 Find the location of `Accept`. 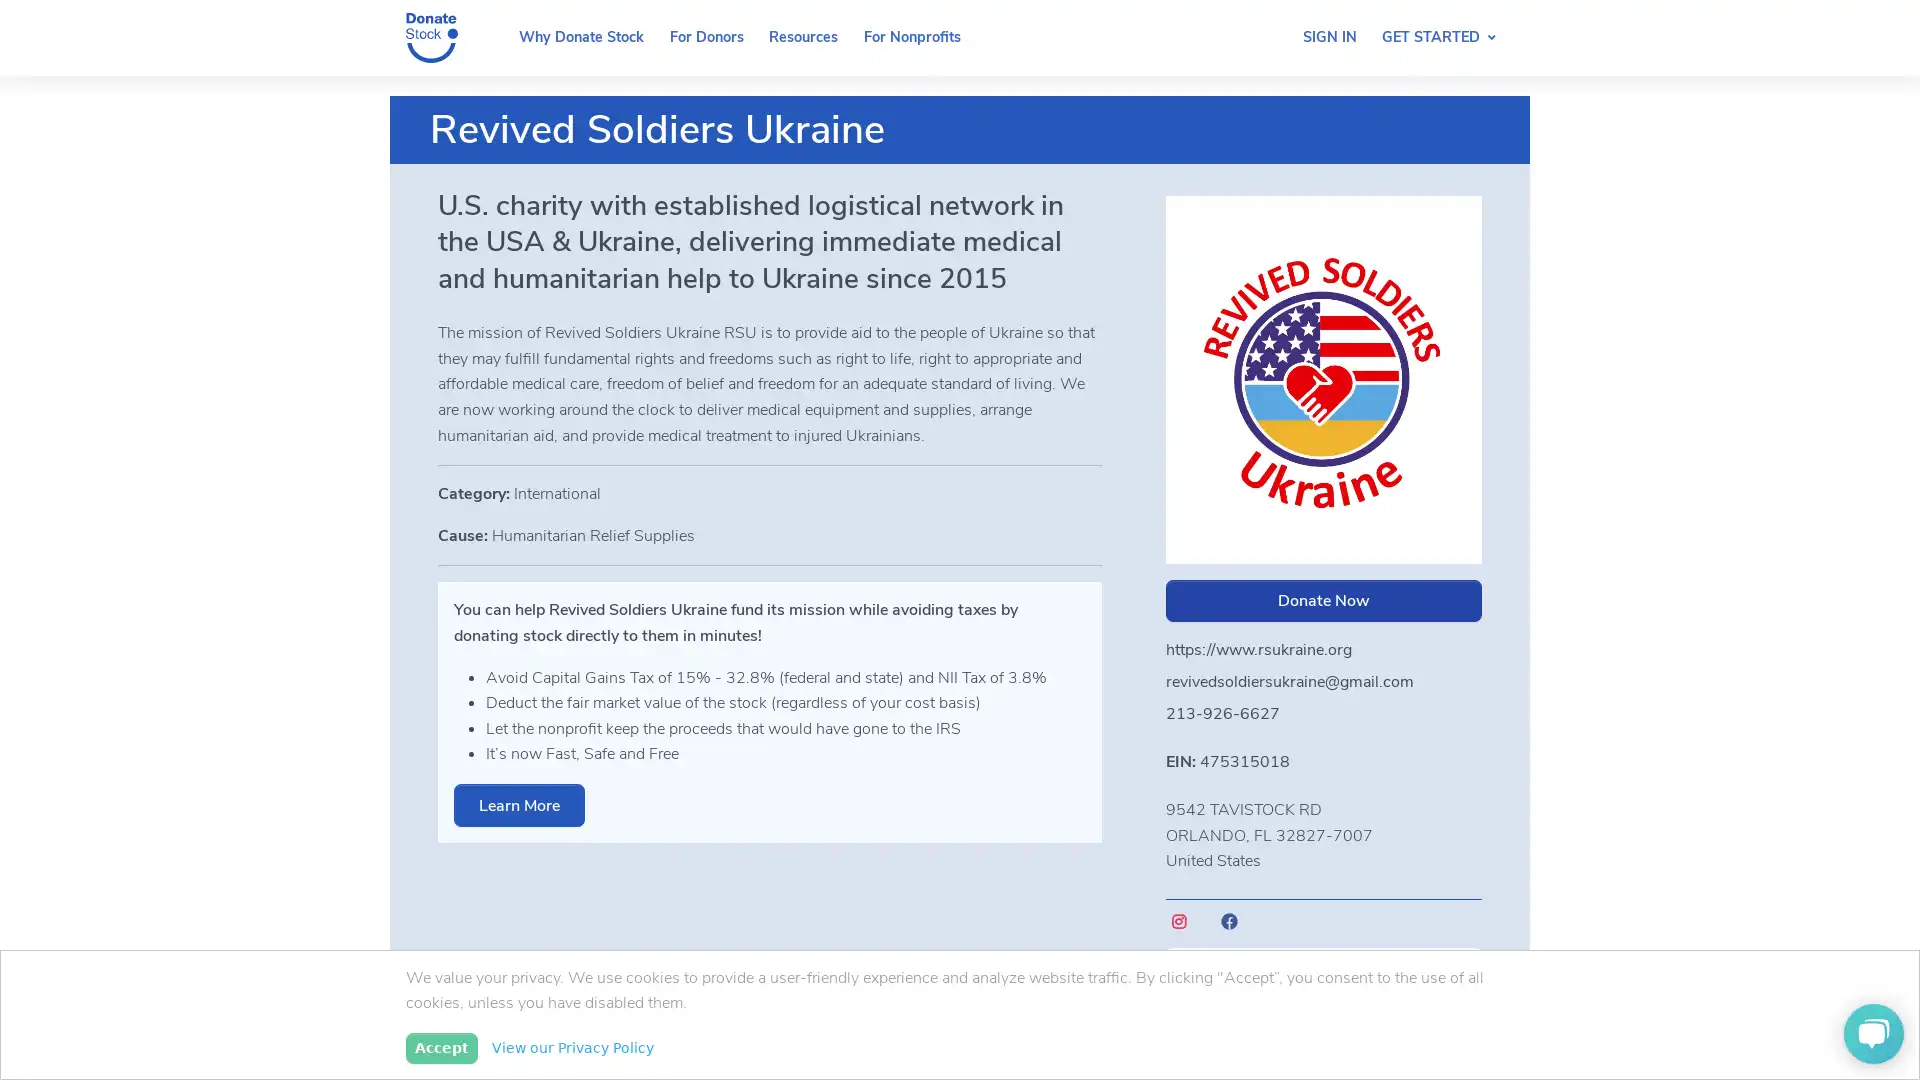

Accept is located at coordinates (440, 1047).